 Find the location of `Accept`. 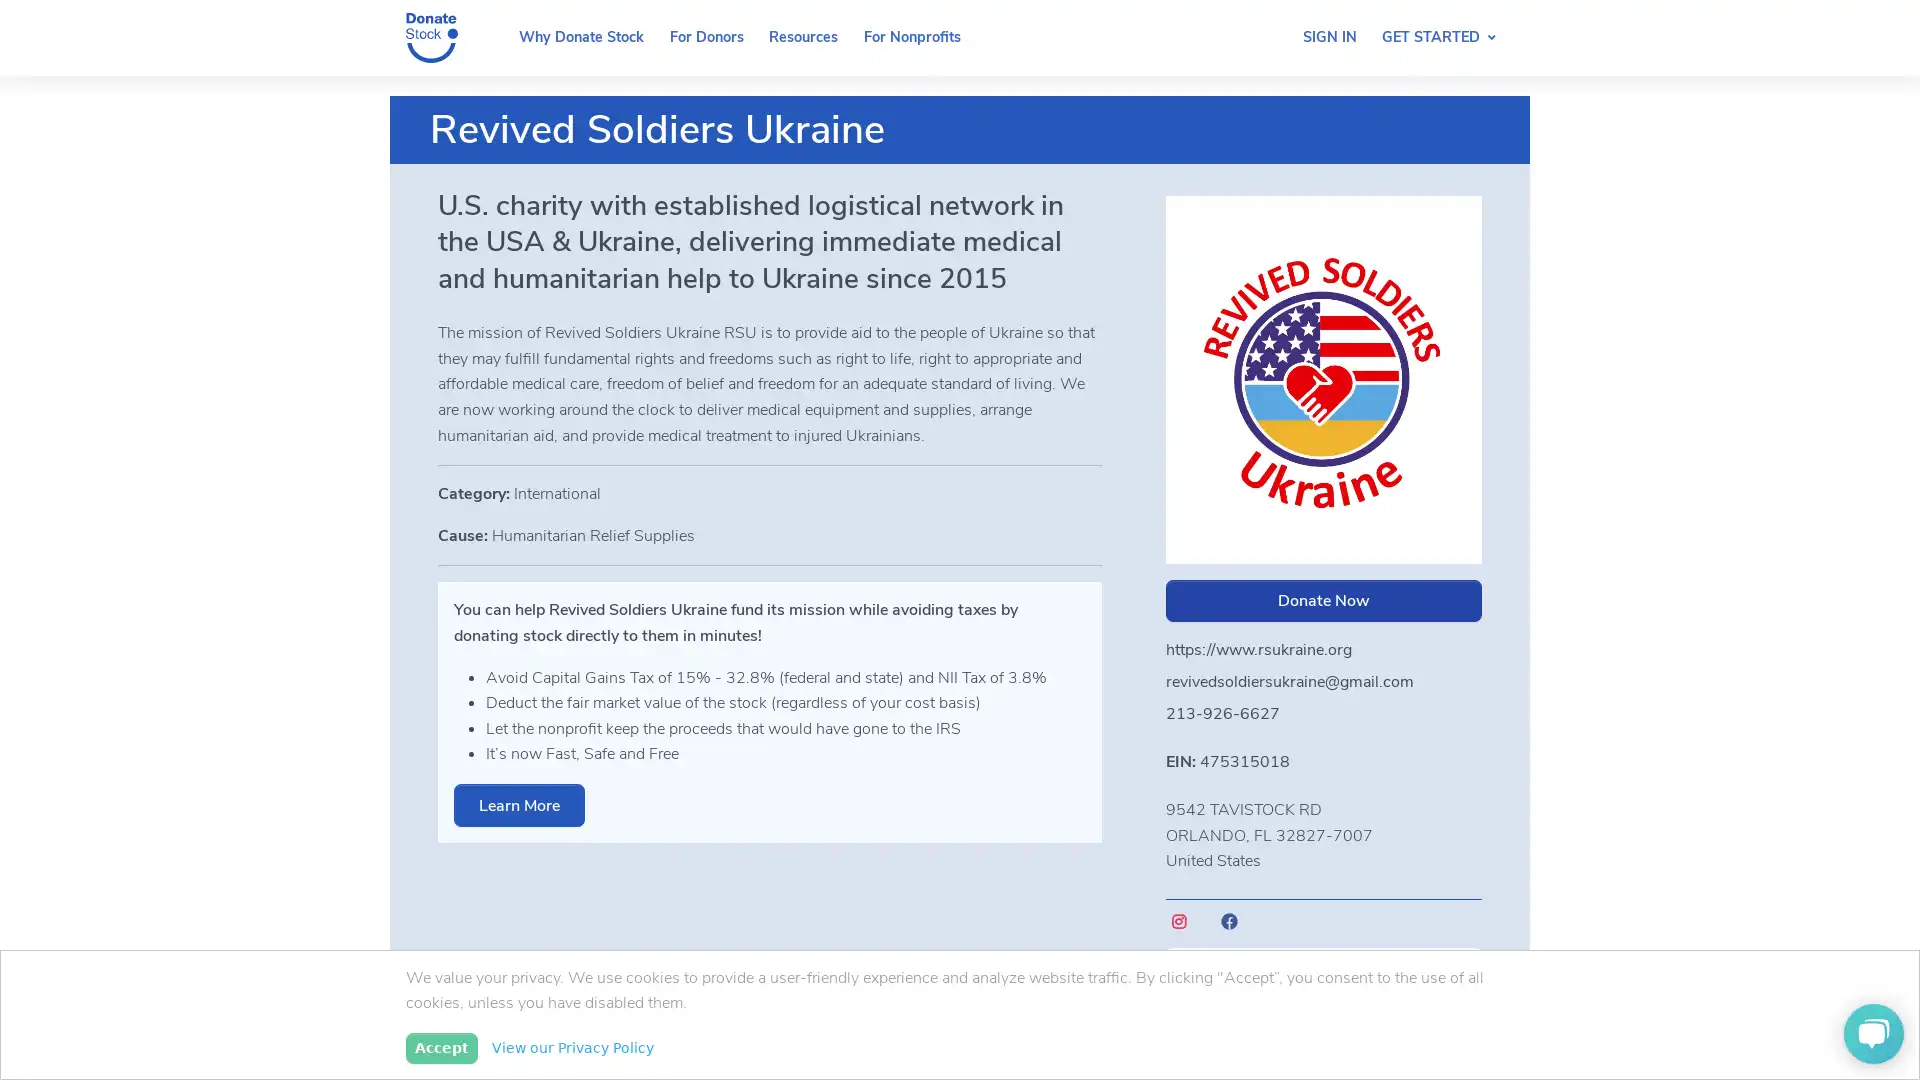

Accept is located at coordinates (440, 1047).